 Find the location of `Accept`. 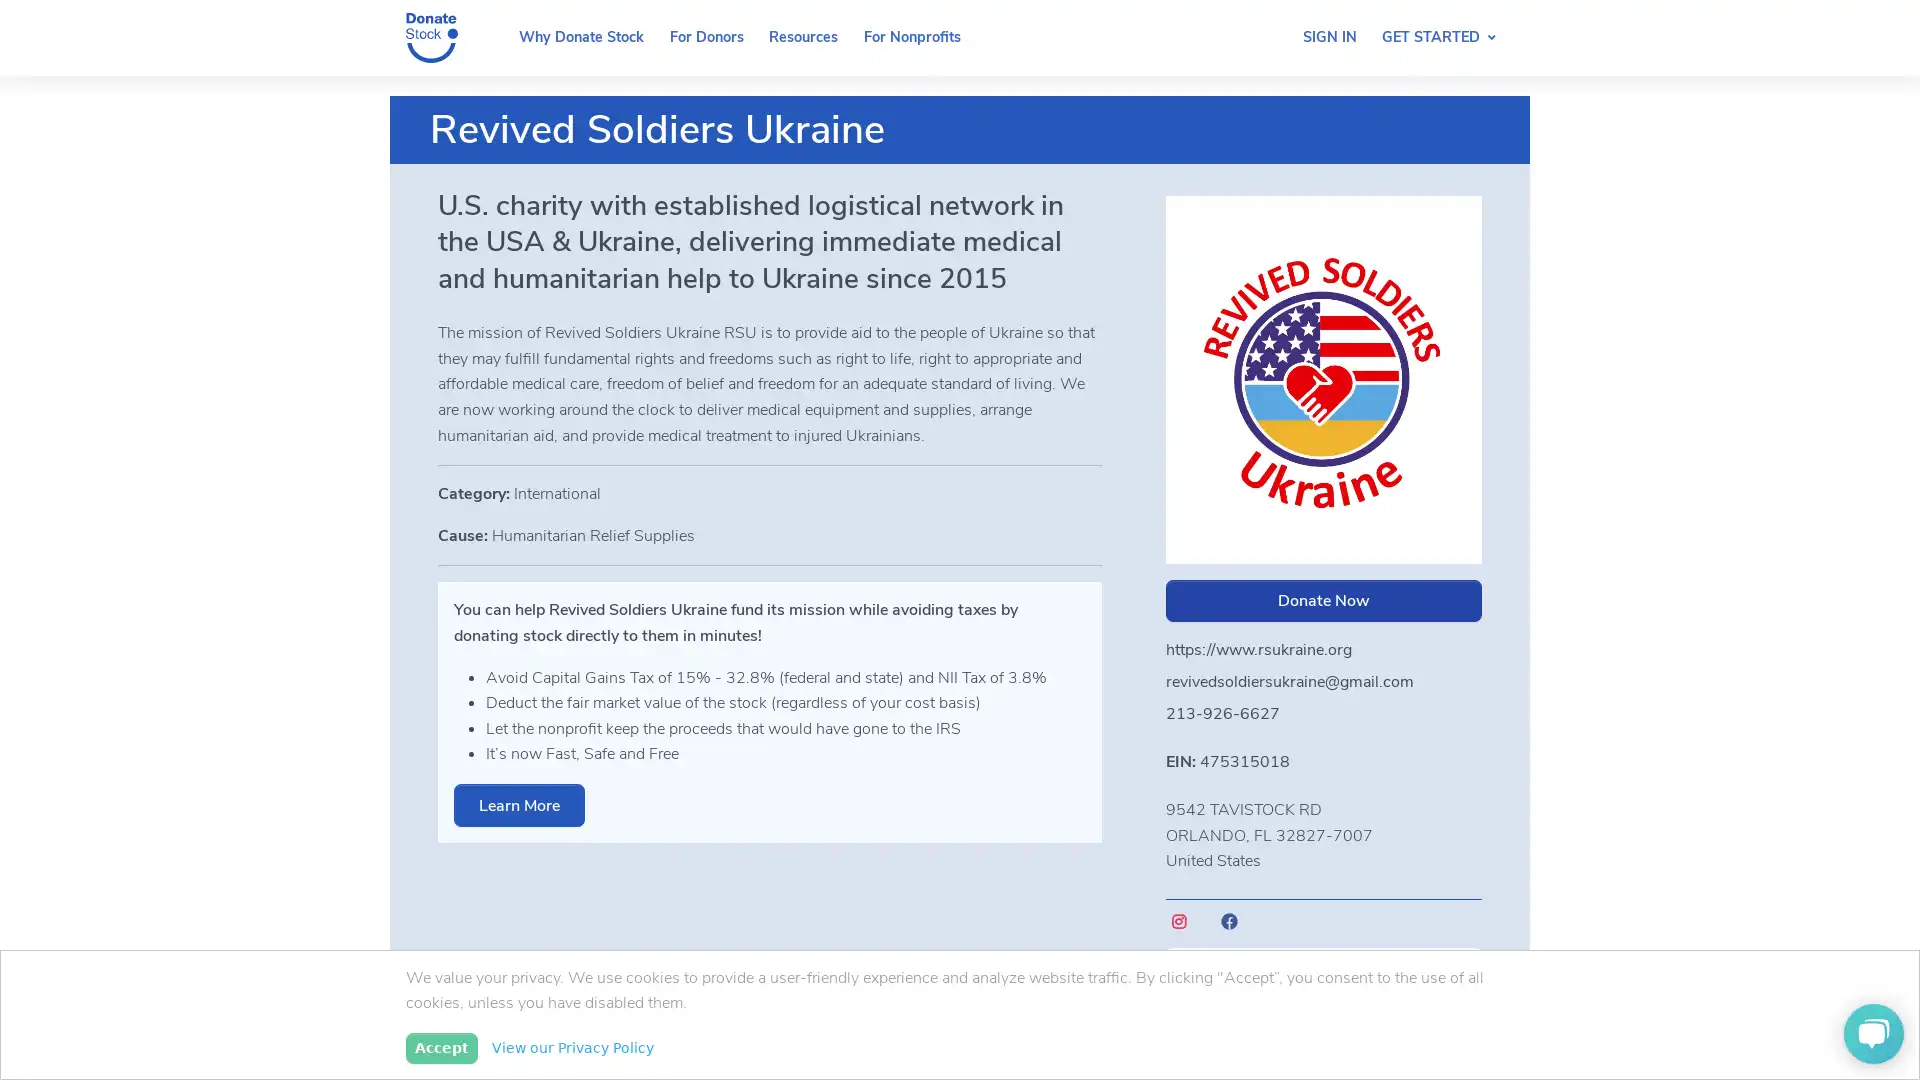

Accept is located at coordinates (440, 1047).